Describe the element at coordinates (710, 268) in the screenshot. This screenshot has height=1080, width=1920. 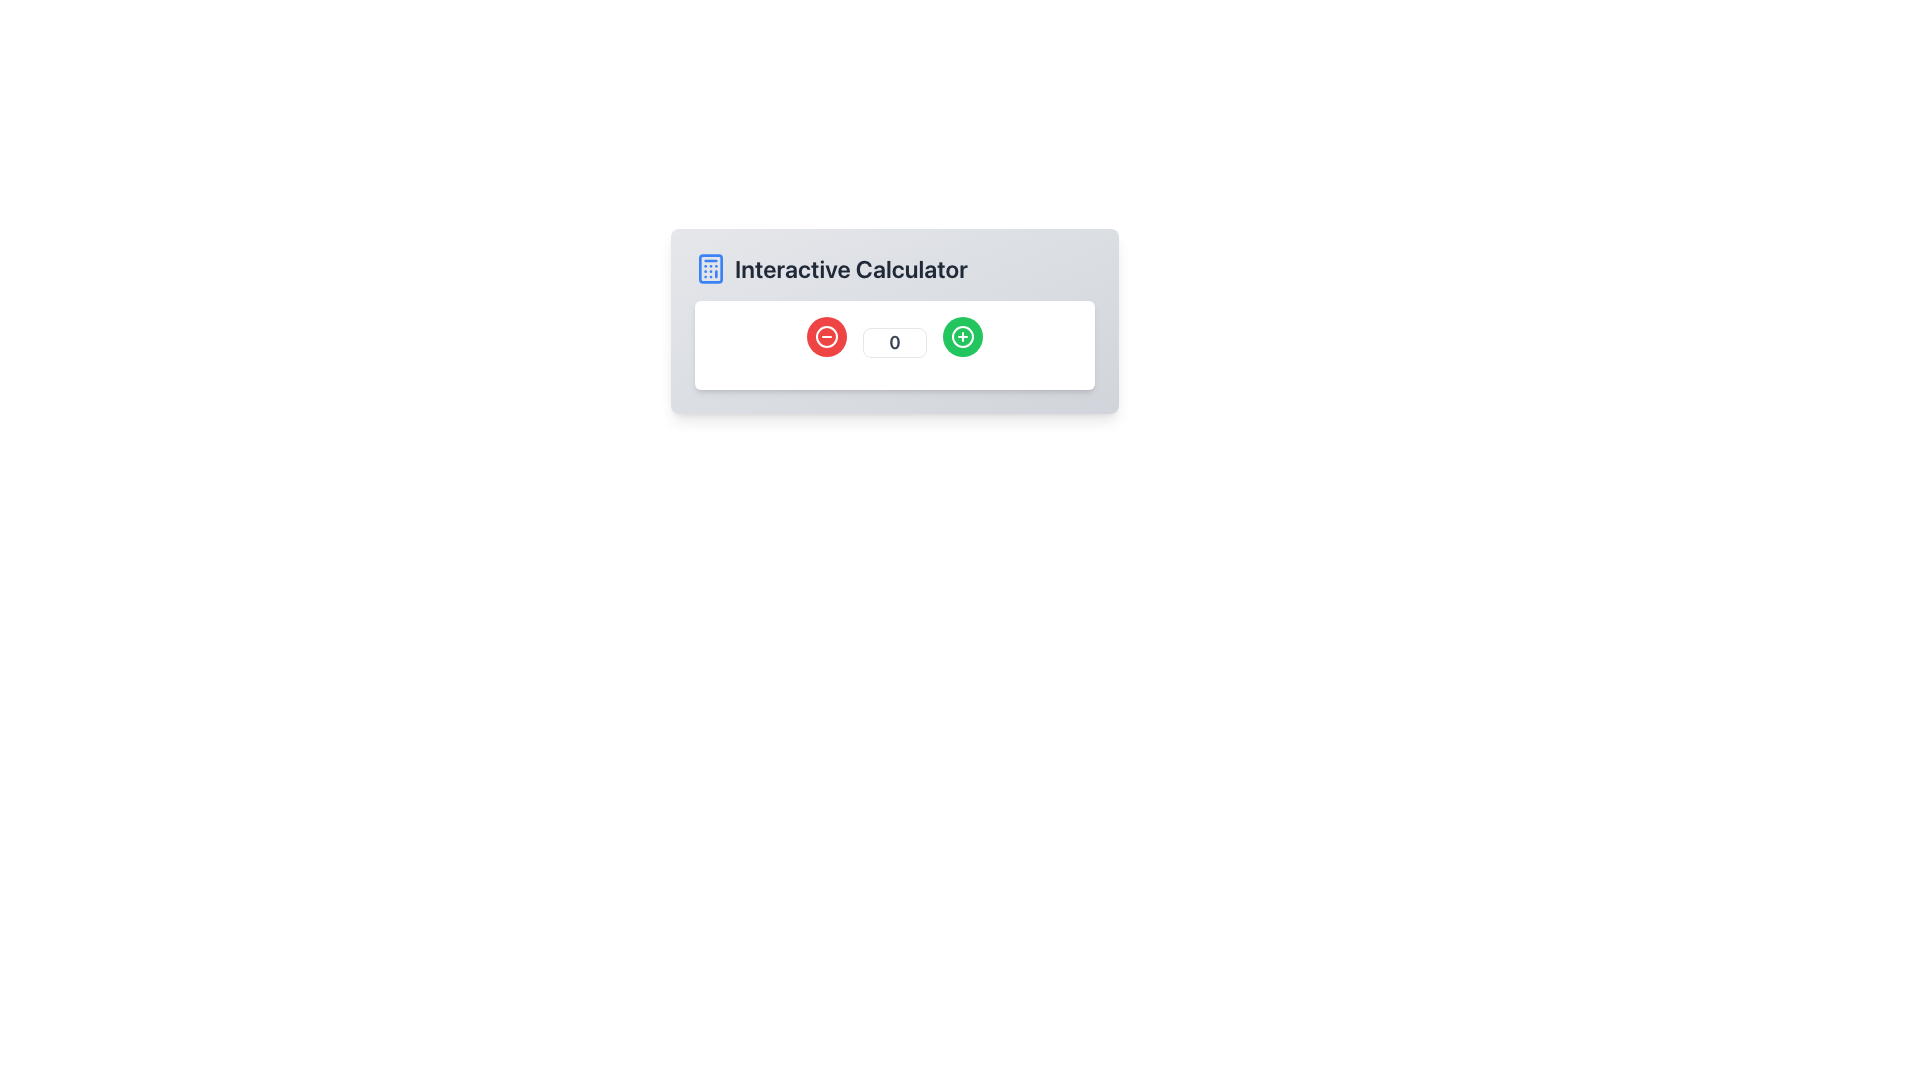
I see `the small, rectangular blue calculator icon located to the left of the 'Interactive Calculator' text` at that location.